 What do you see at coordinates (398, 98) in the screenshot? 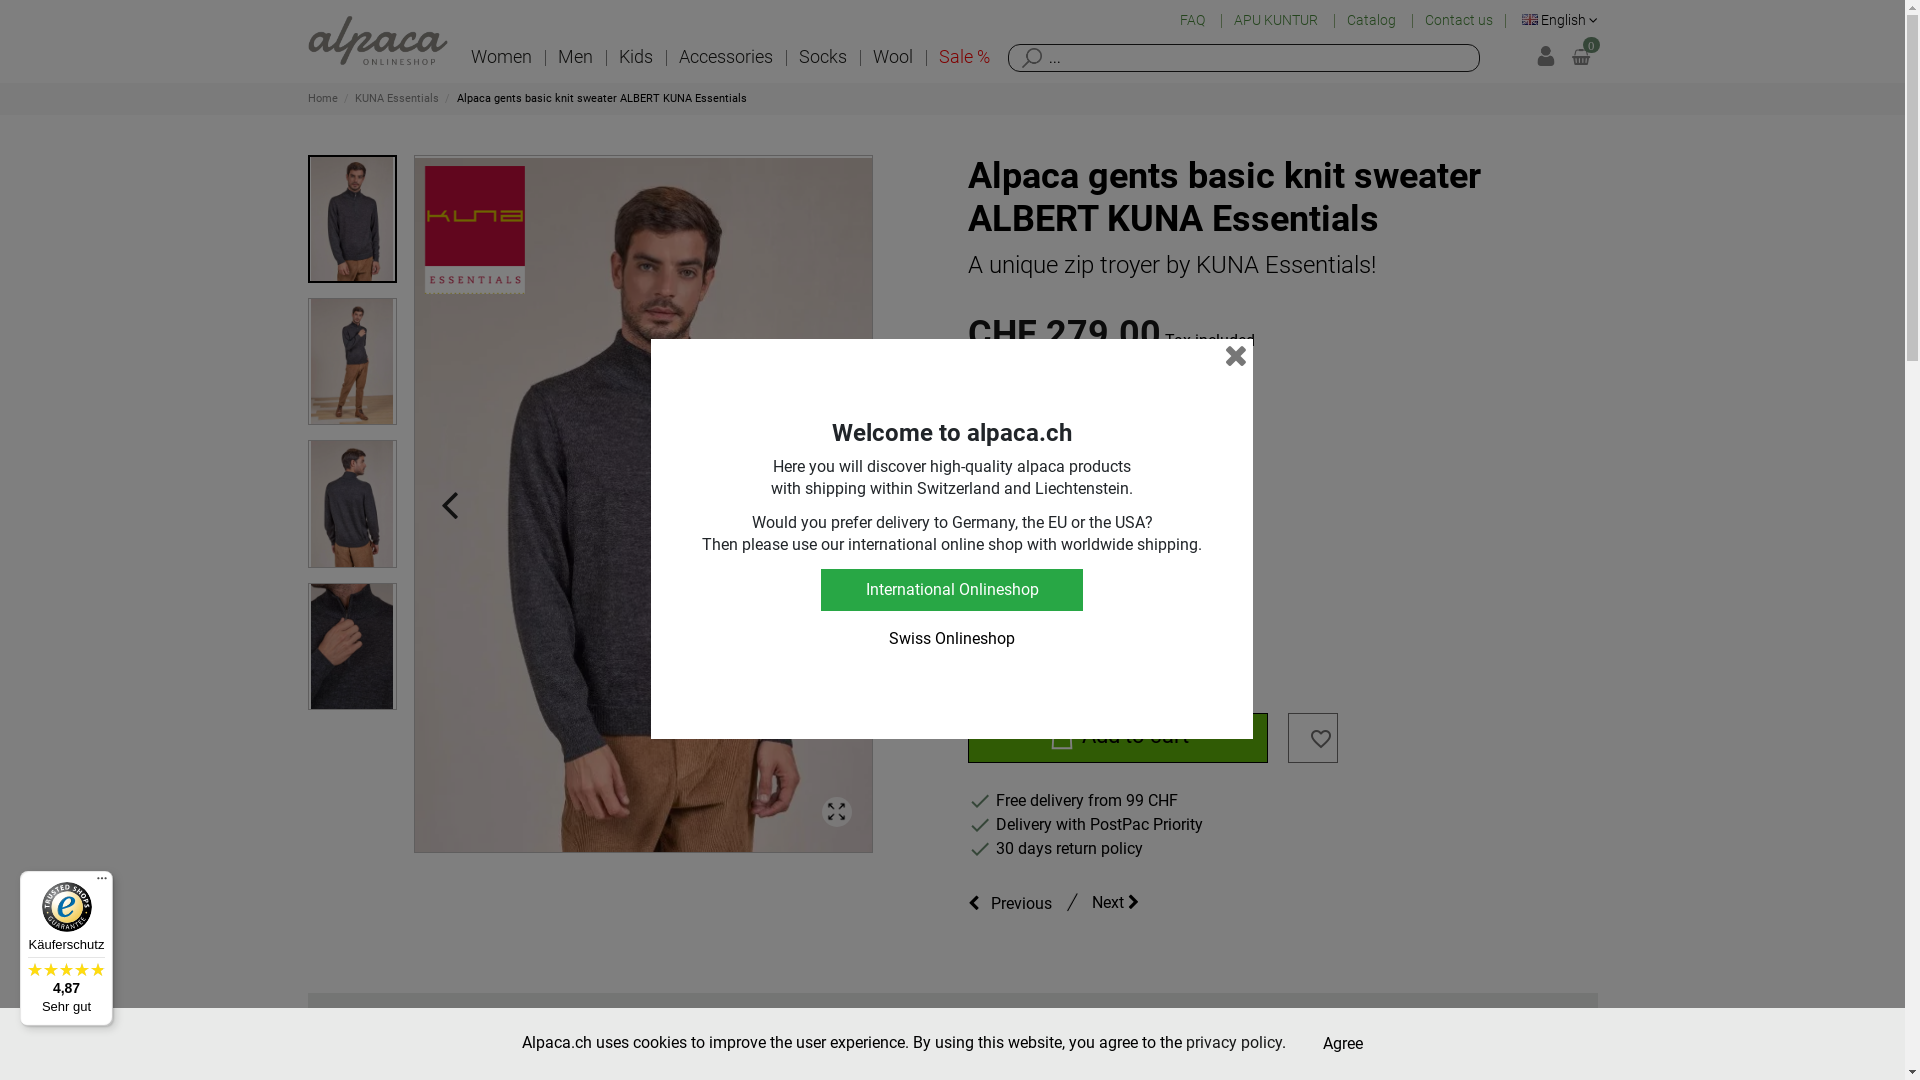
I see `'KUNA Essentials'` at bounding box center [398, 98].